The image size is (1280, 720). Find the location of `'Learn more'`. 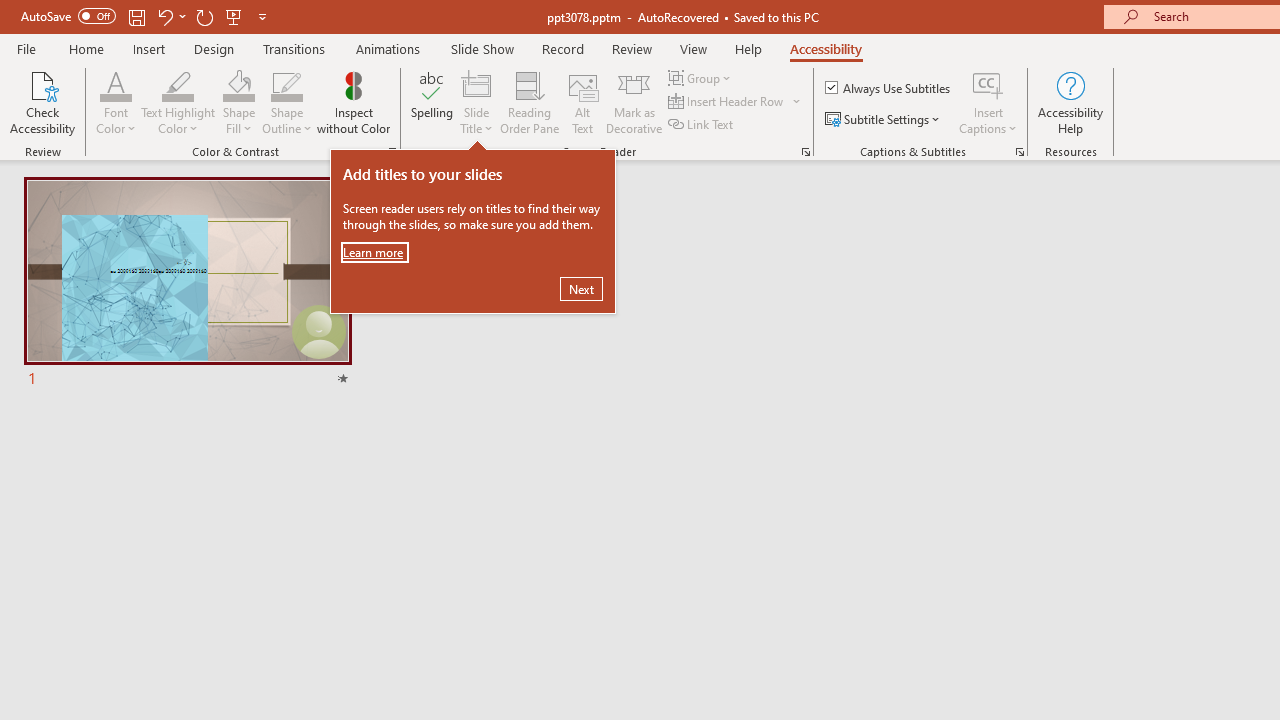

'Learn more' is located at coordinates (375, 251).